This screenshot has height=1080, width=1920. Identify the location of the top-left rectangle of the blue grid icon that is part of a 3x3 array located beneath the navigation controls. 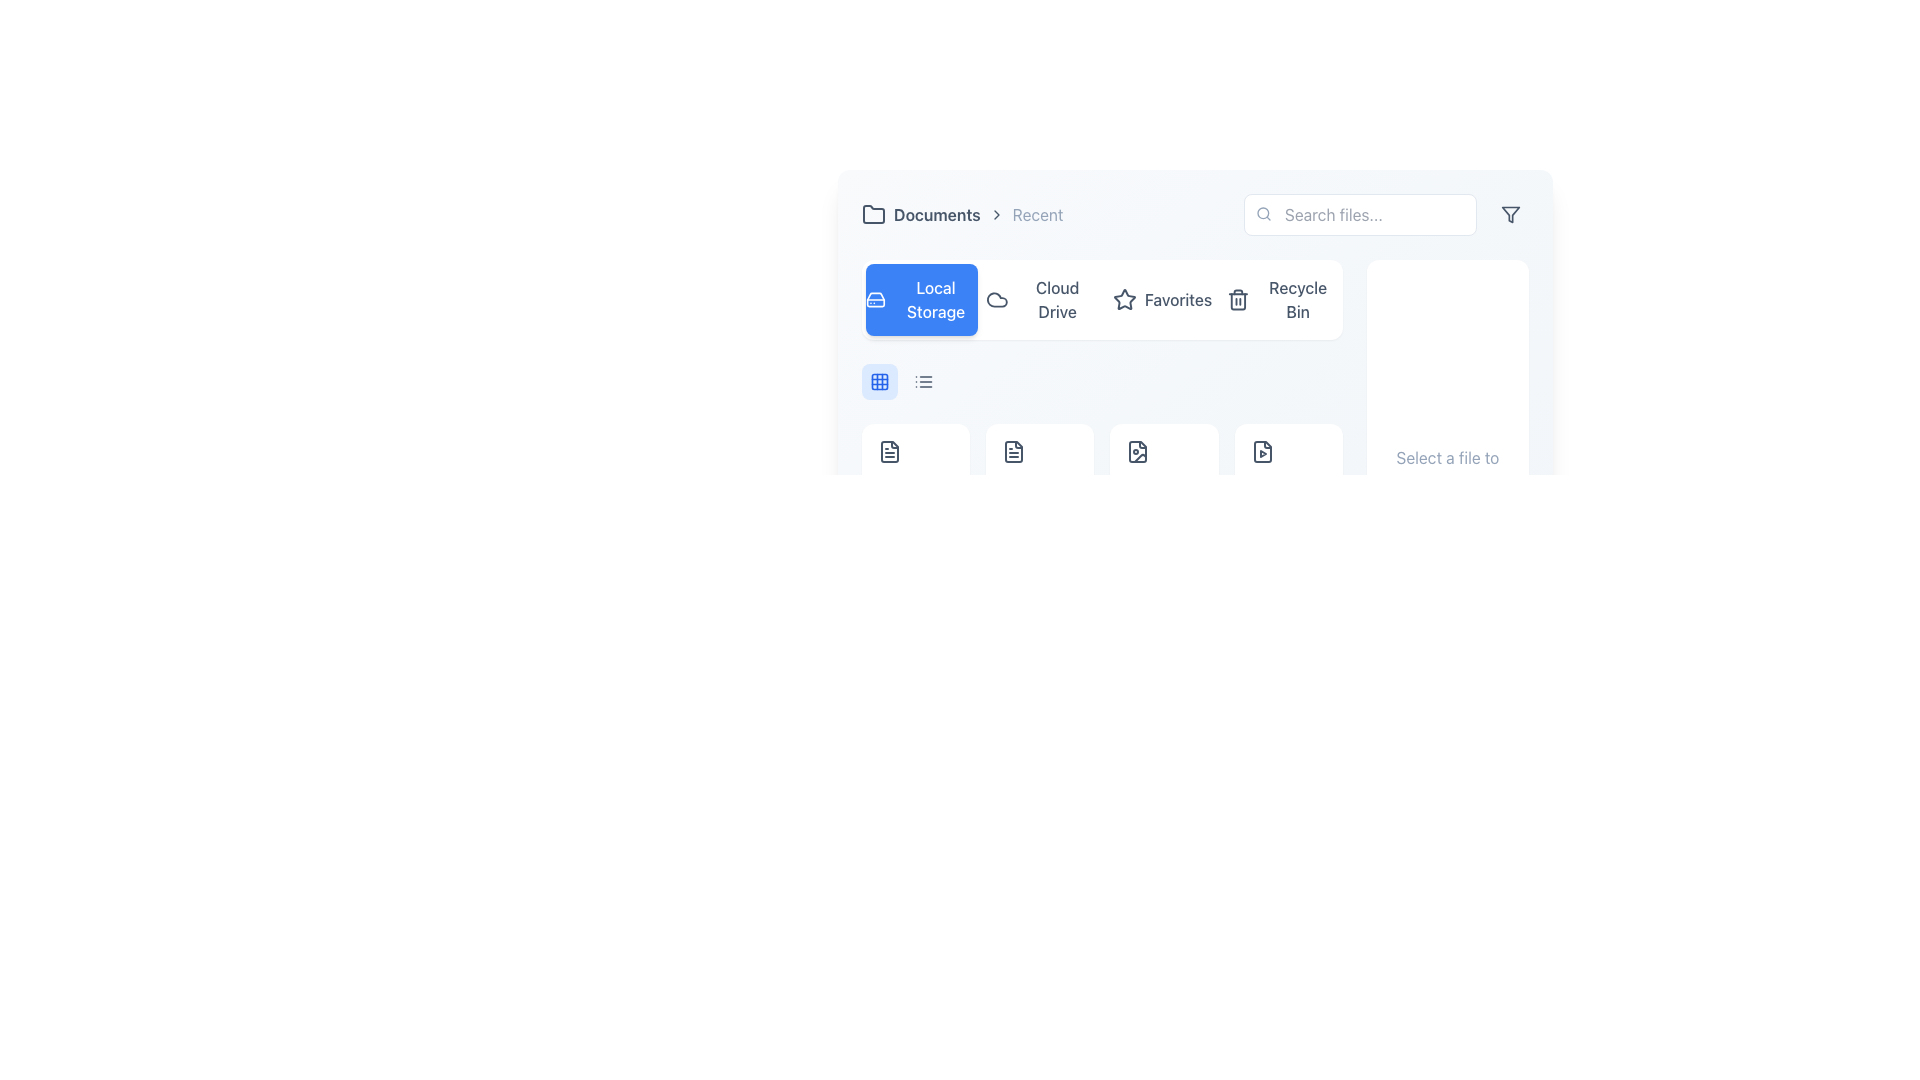
(879, 381).